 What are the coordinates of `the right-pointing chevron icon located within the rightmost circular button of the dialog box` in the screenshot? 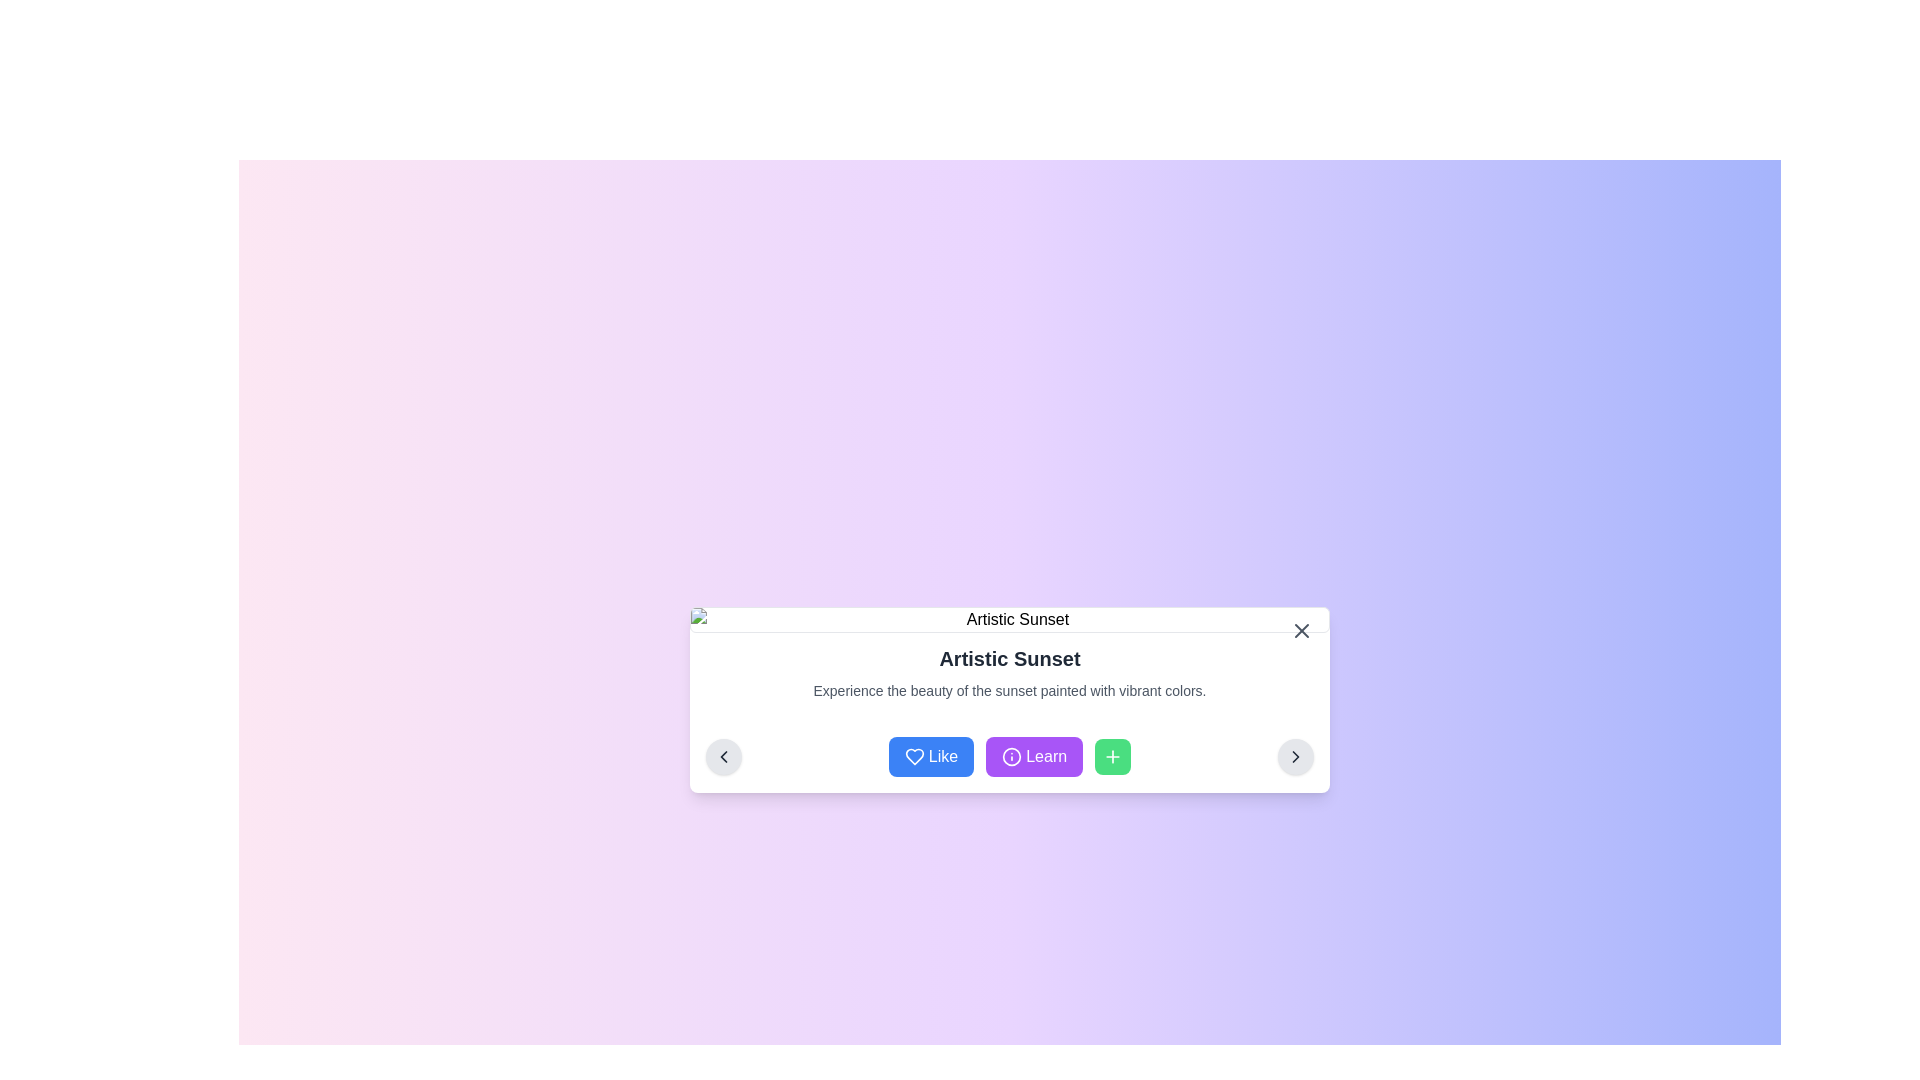 It's located at (1296, 756).